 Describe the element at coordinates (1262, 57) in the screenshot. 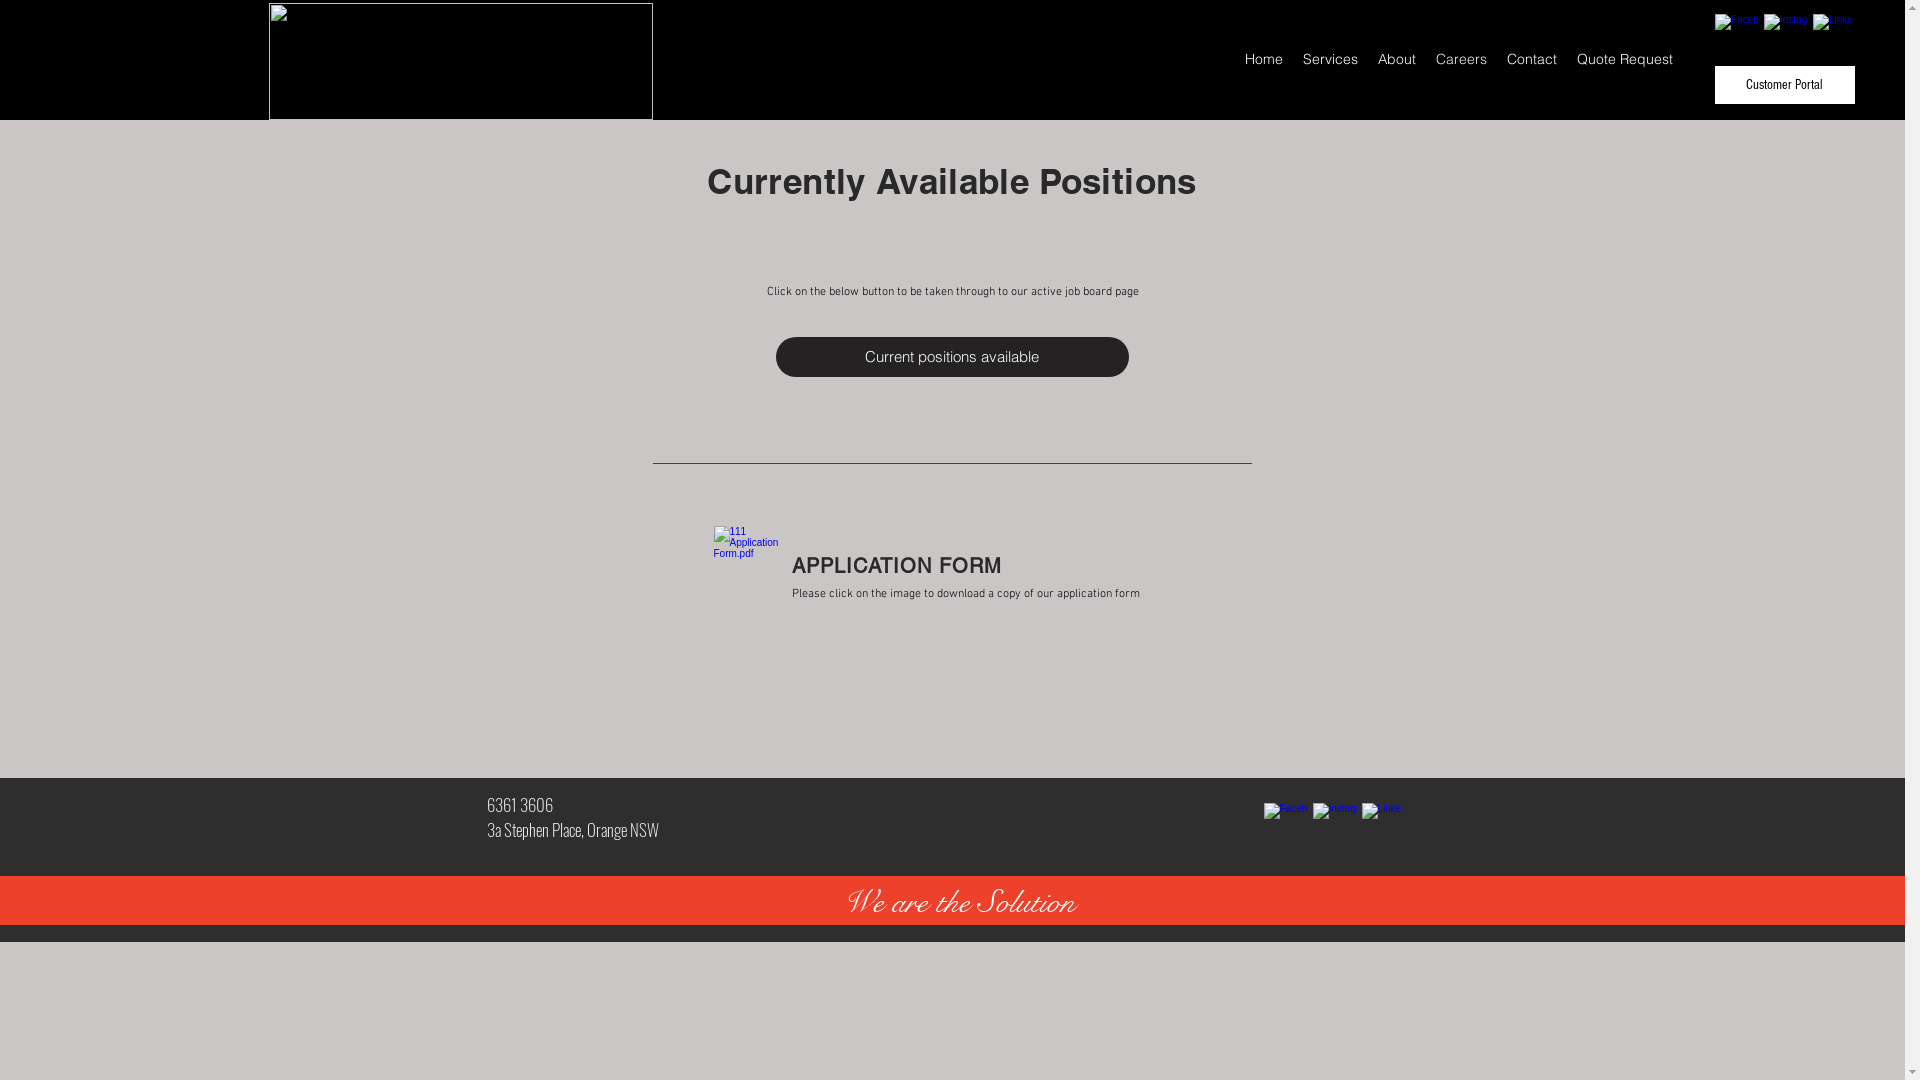

I see `'Home'` at that location.